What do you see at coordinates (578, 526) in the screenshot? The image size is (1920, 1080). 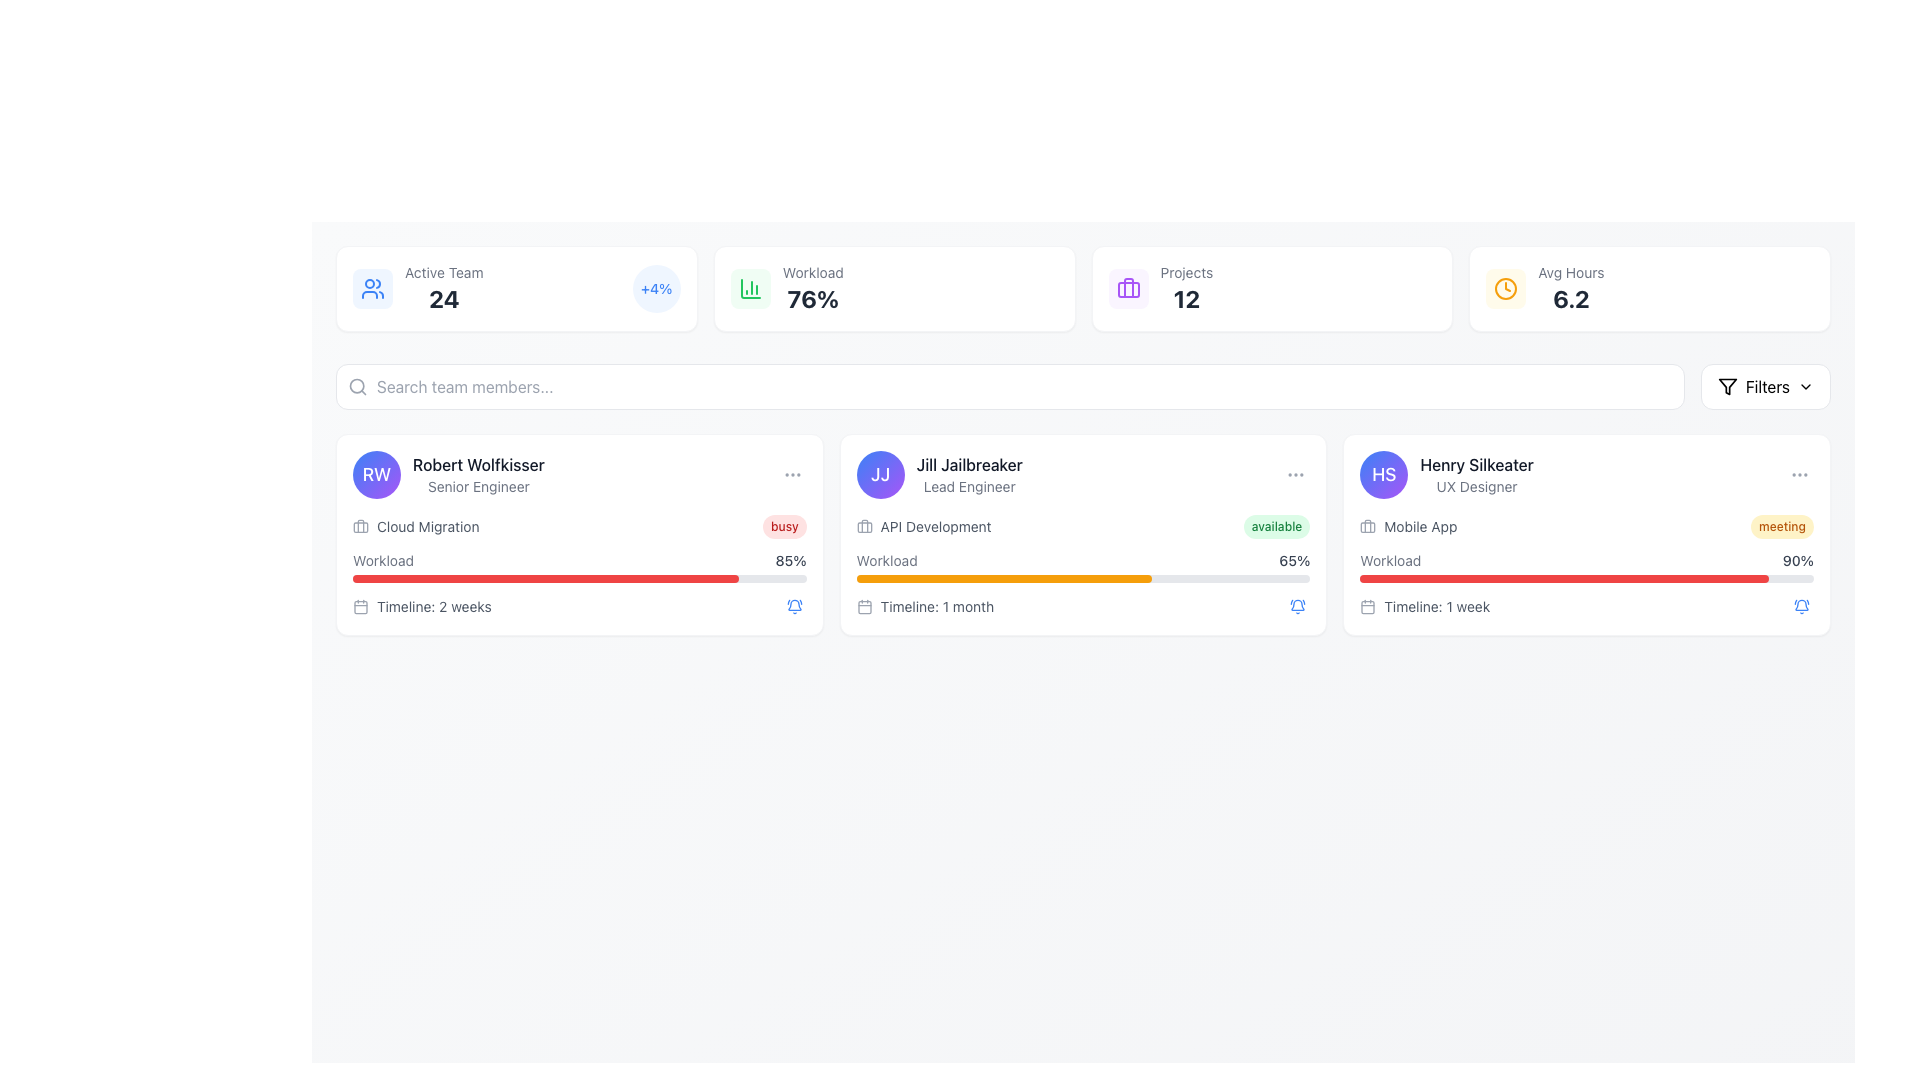 I see `displayed information about the project 'Cloud Migration' associated with 'Robert Wolfkisser' and their current status labeled as 'busy'` at bounding box center [578, 526].